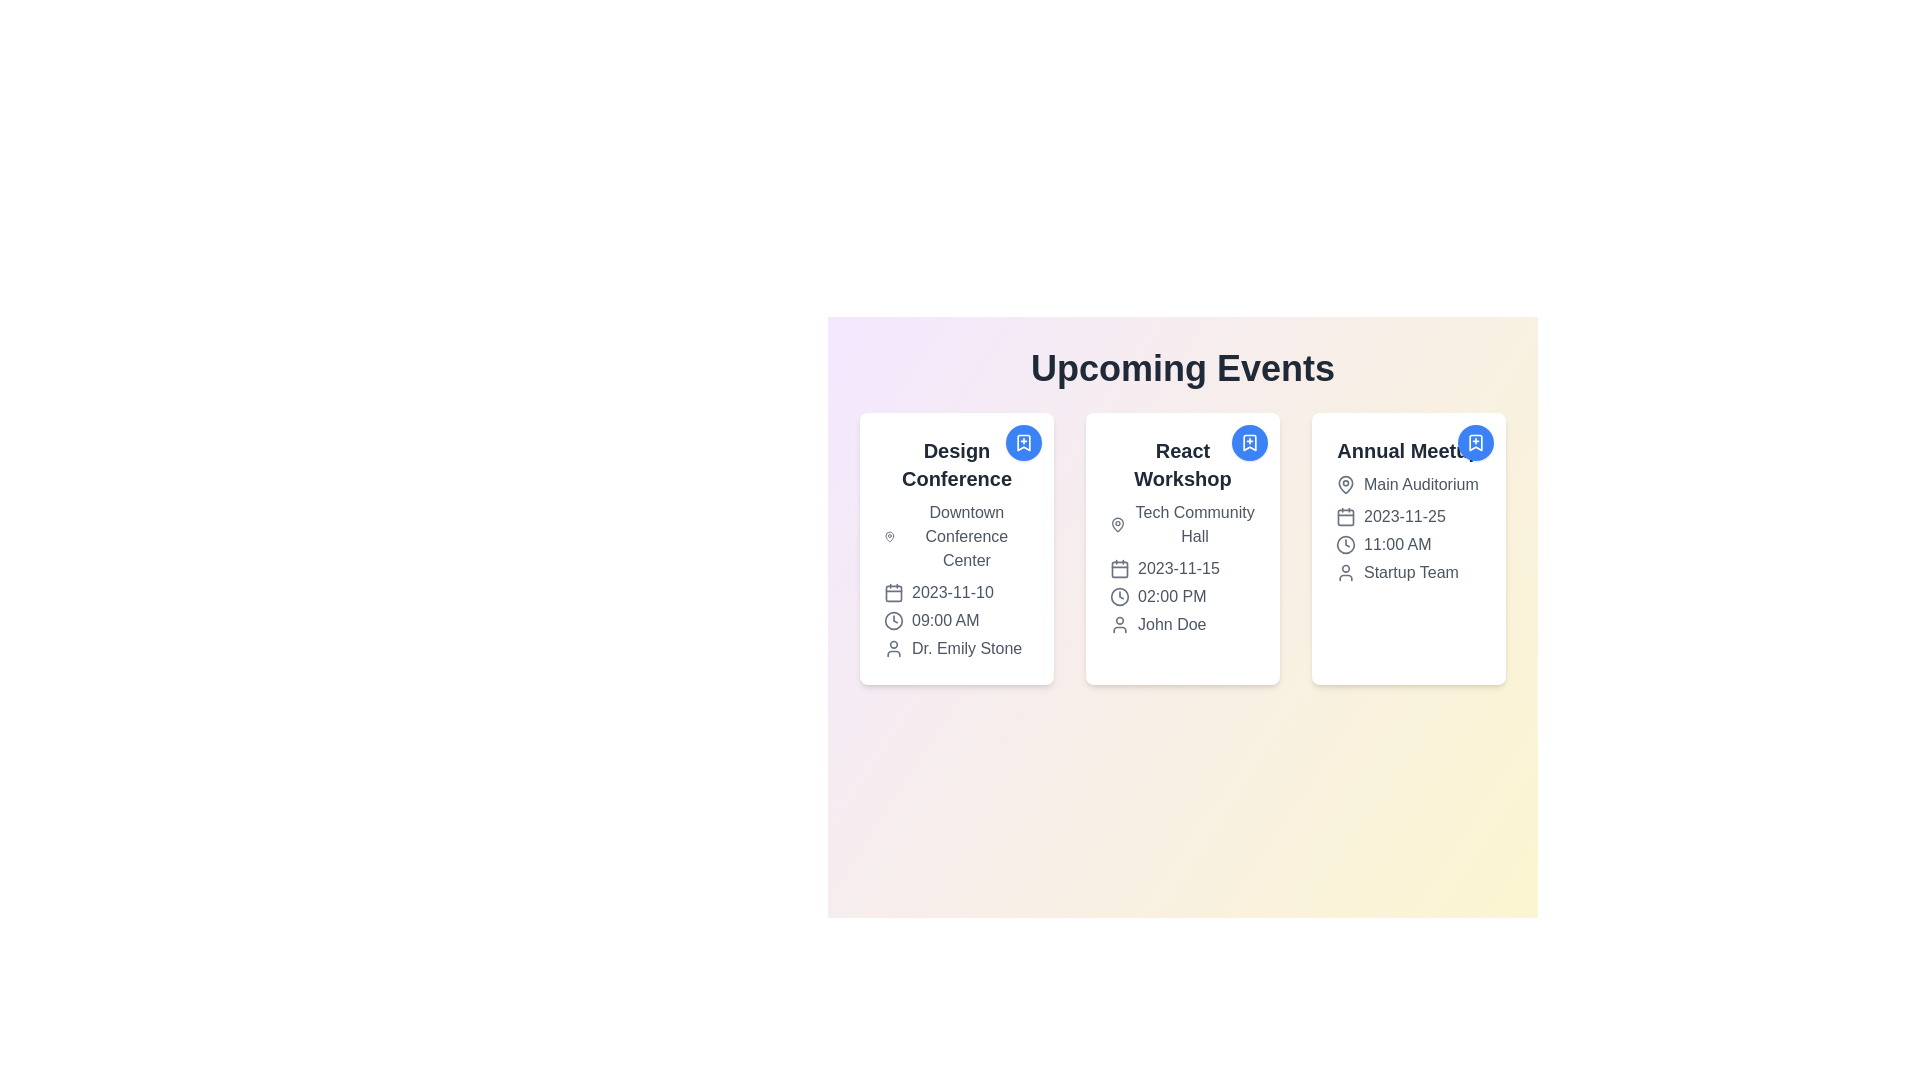  Describe the element at coordinates (1118, 569) in the screenshot. I see `the date indicator icon located in the second card titled 'React Workshop' in the 'Upcoming Events' section, which is positioned beside the date text` at that location.